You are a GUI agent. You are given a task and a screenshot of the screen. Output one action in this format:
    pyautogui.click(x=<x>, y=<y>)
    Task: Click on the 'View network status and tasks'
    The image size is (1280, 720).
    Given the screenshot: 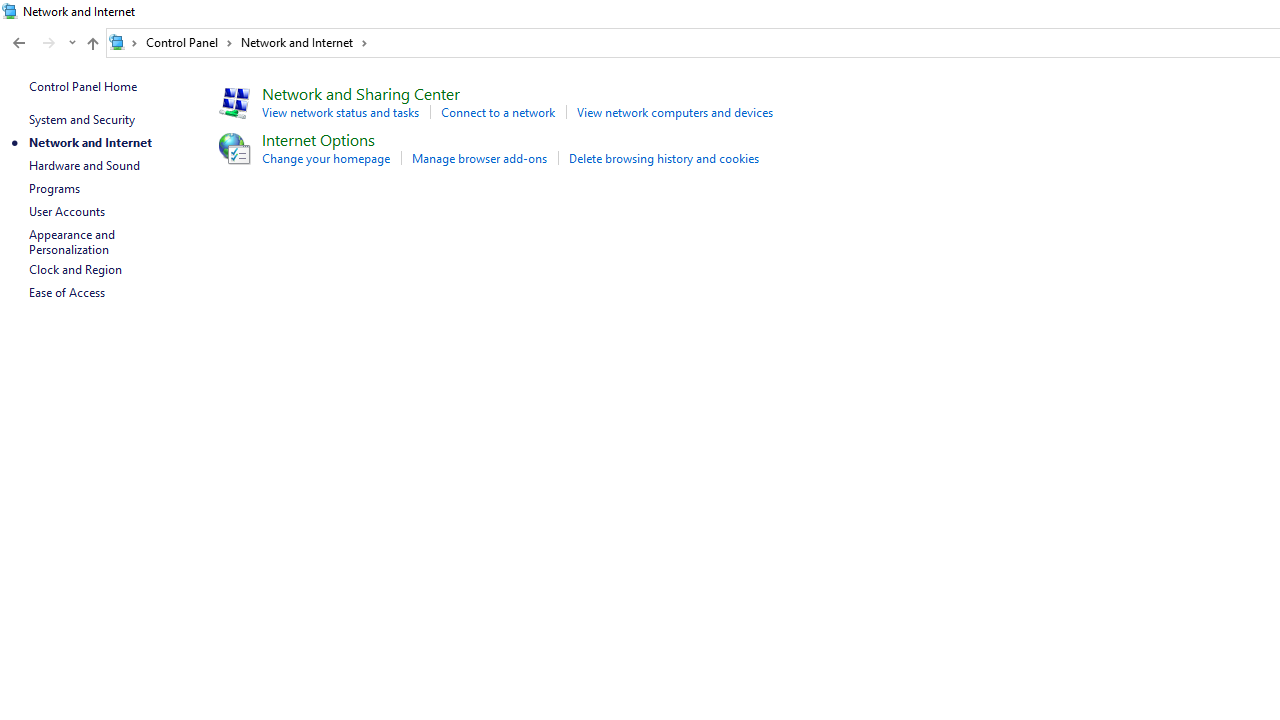 What is the action you would take?
    pyautogui.click(x=340, y=112)
    